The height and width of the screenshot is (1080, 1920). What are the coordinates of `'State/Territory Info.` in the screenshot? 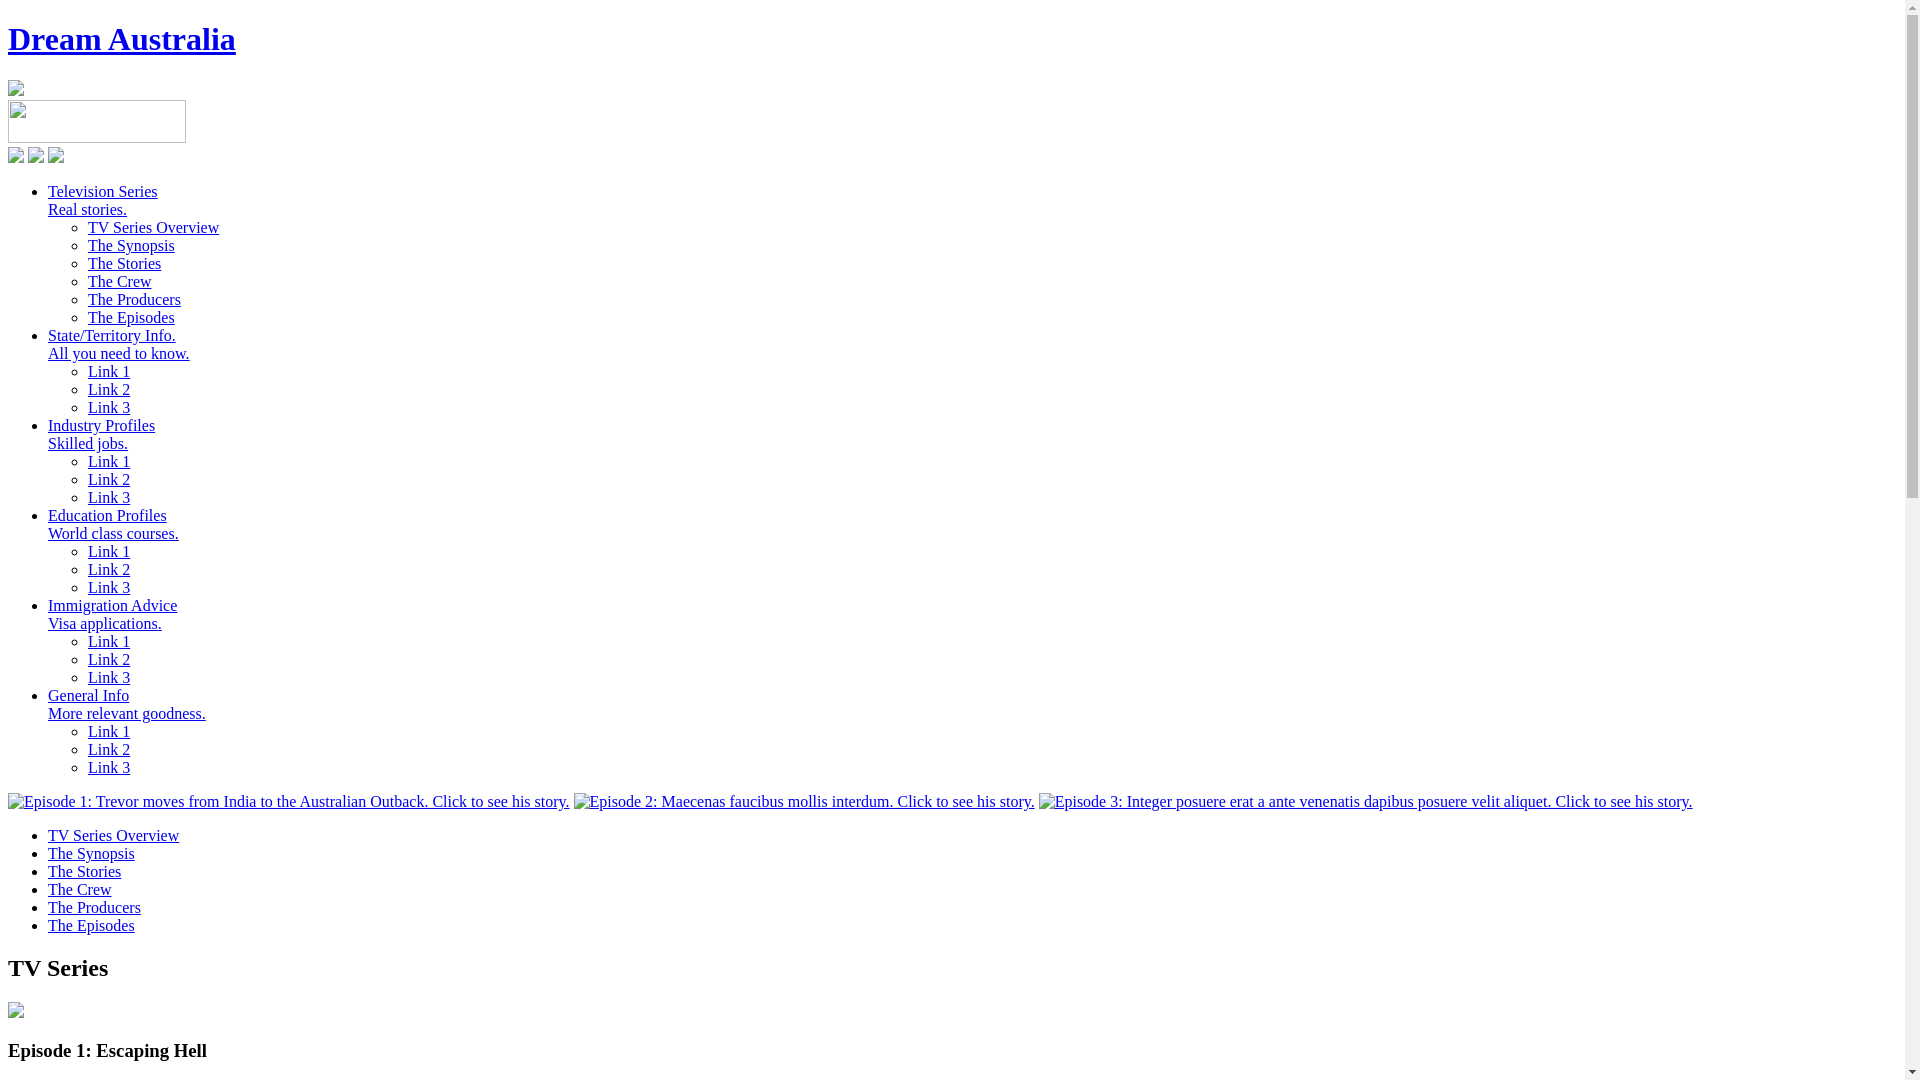 It's located at (48, 343).